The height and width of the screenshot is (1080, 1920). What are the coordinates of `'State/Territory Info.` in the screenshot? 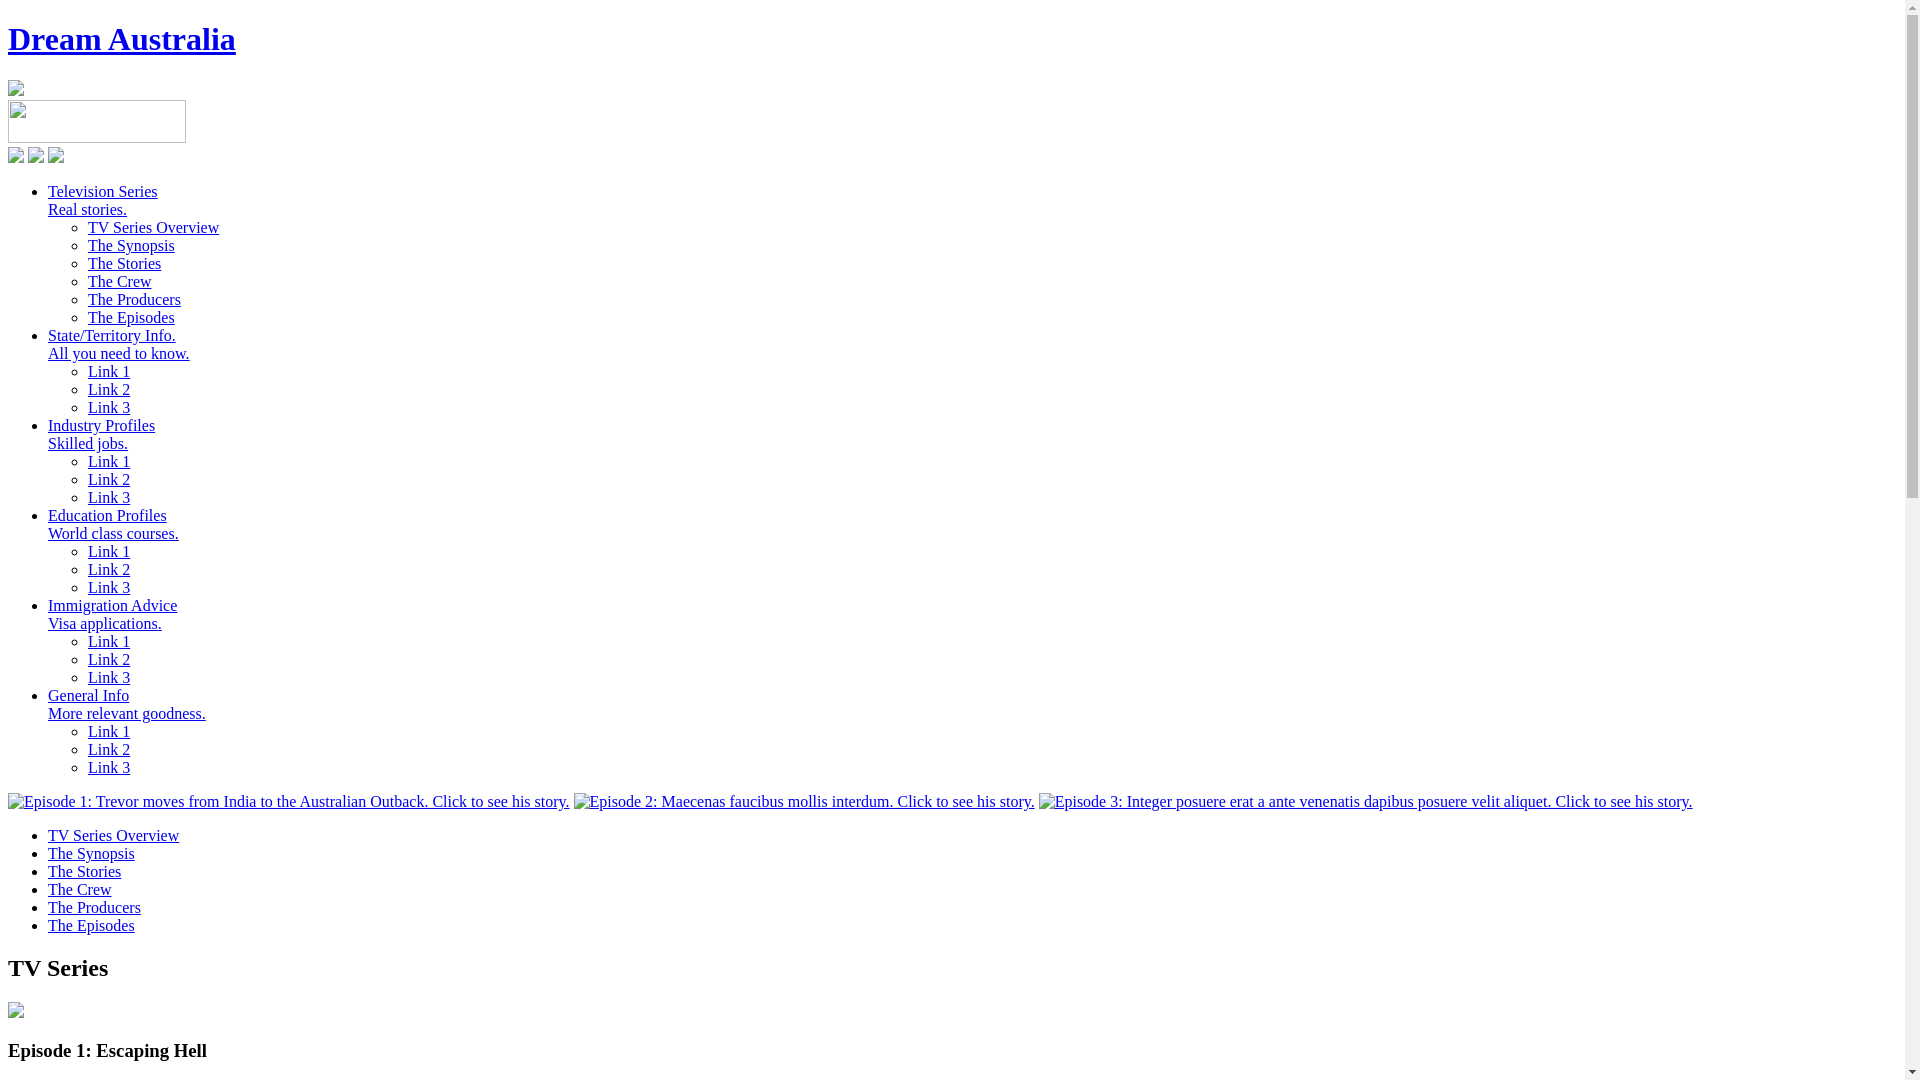 It's located at (48, 343).